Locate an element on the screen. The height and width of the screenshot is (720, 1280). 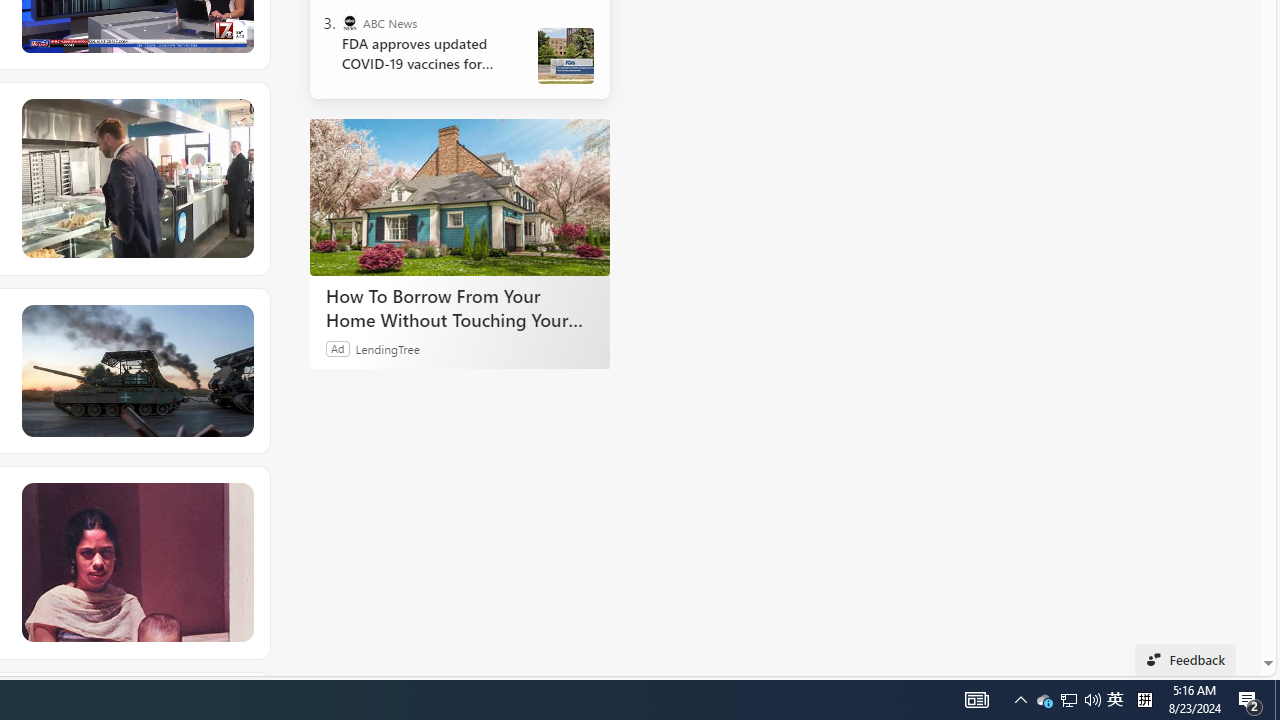
'LendingTree' is located at coordinates (387, 347).